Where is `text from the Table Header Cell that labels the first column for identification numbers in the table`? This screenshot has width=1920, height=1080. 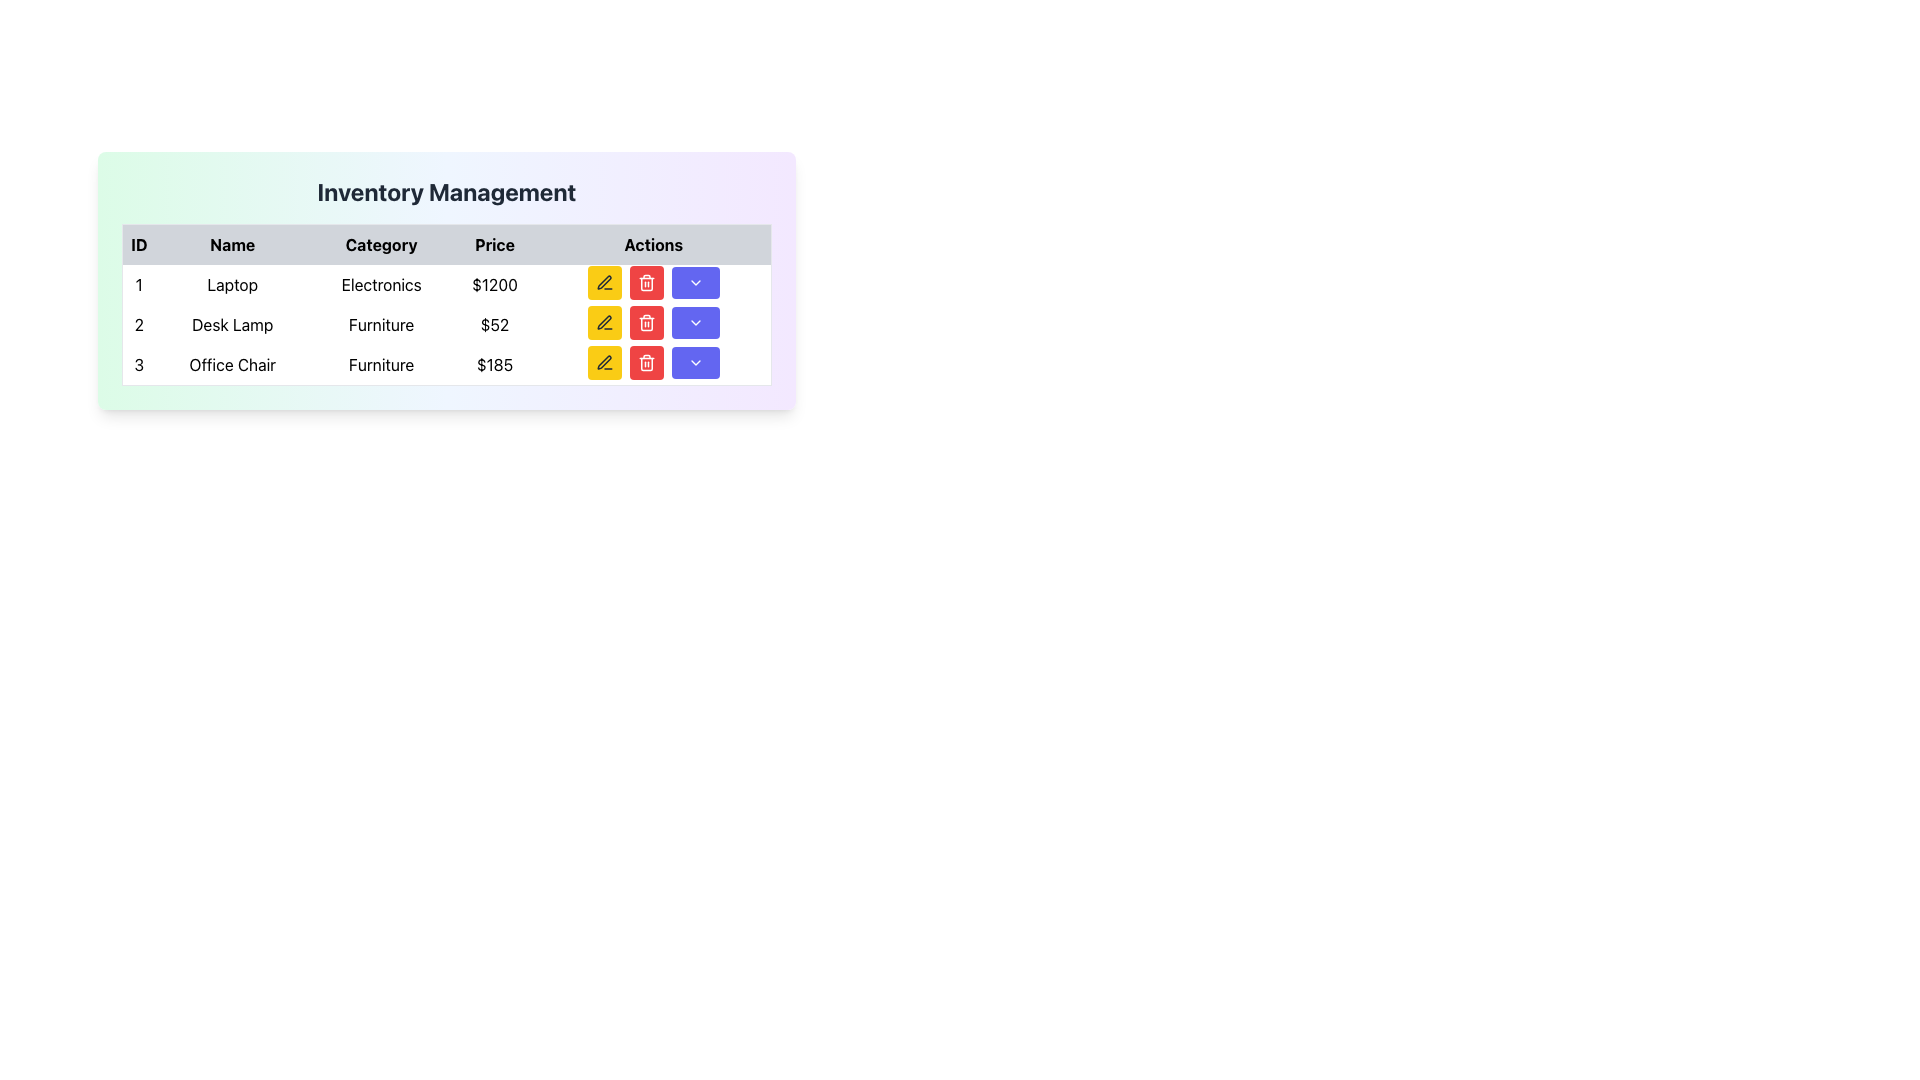 text from the Table Header Cell that labels the first column for identification numbers in the table is located at coordinates (138, 243).